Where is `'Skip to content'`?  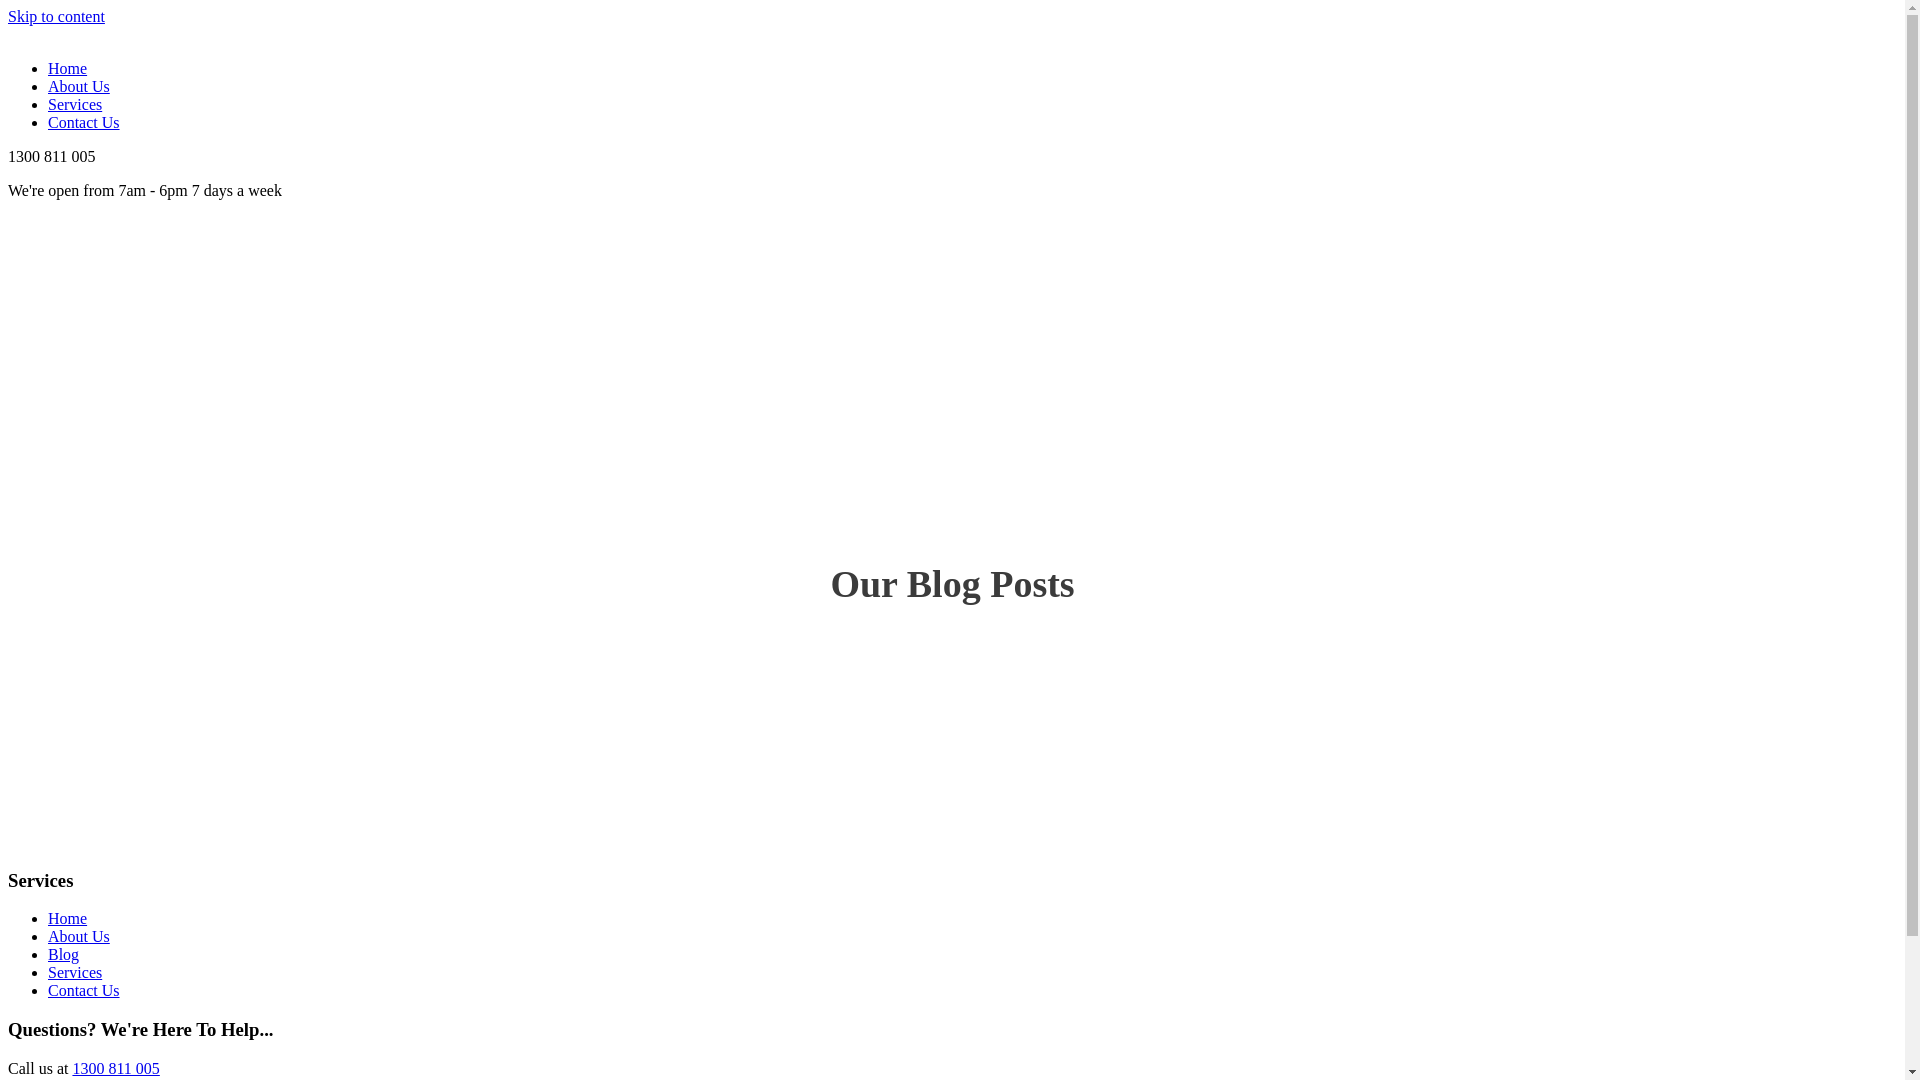
'Skip to content' is located at coordinates (56, 16).